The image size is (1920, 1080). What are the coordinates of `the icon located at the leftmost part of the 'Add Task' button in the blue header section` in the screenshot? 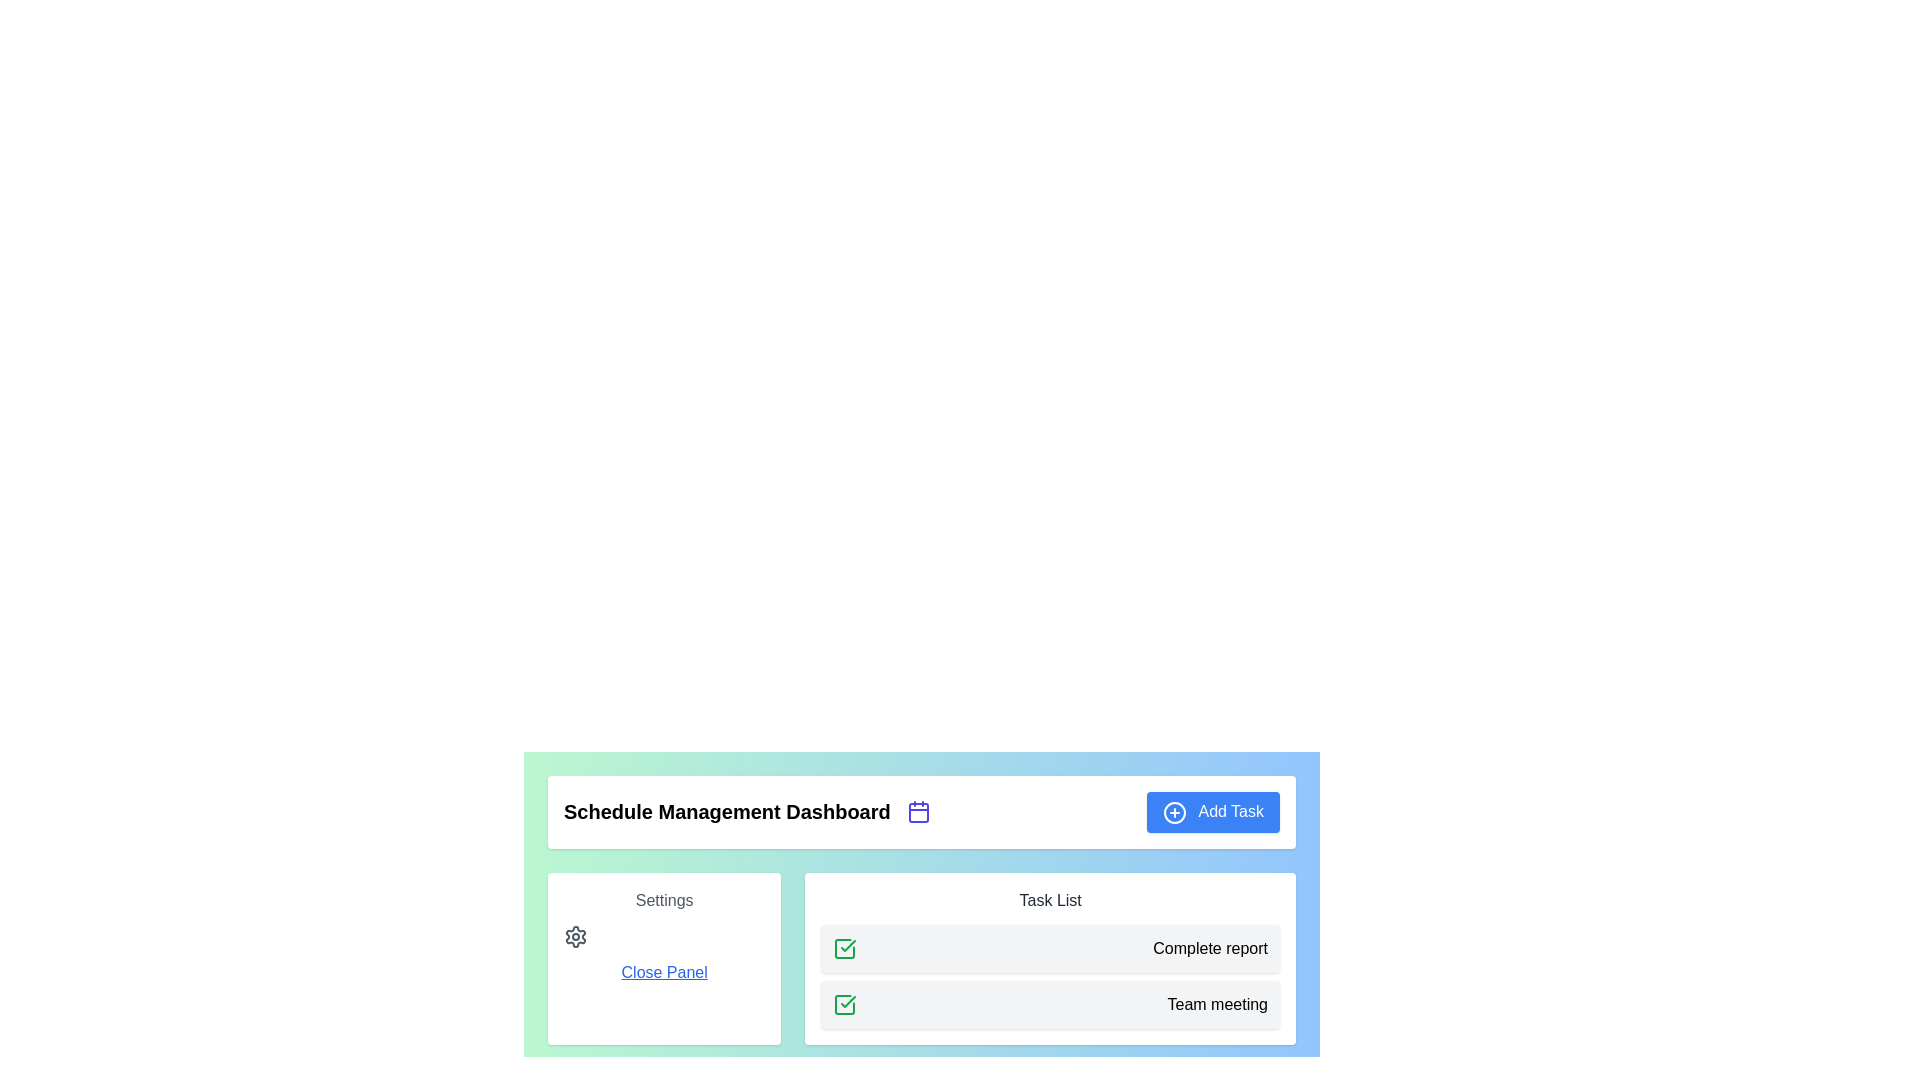 It's located at (1174, 812).